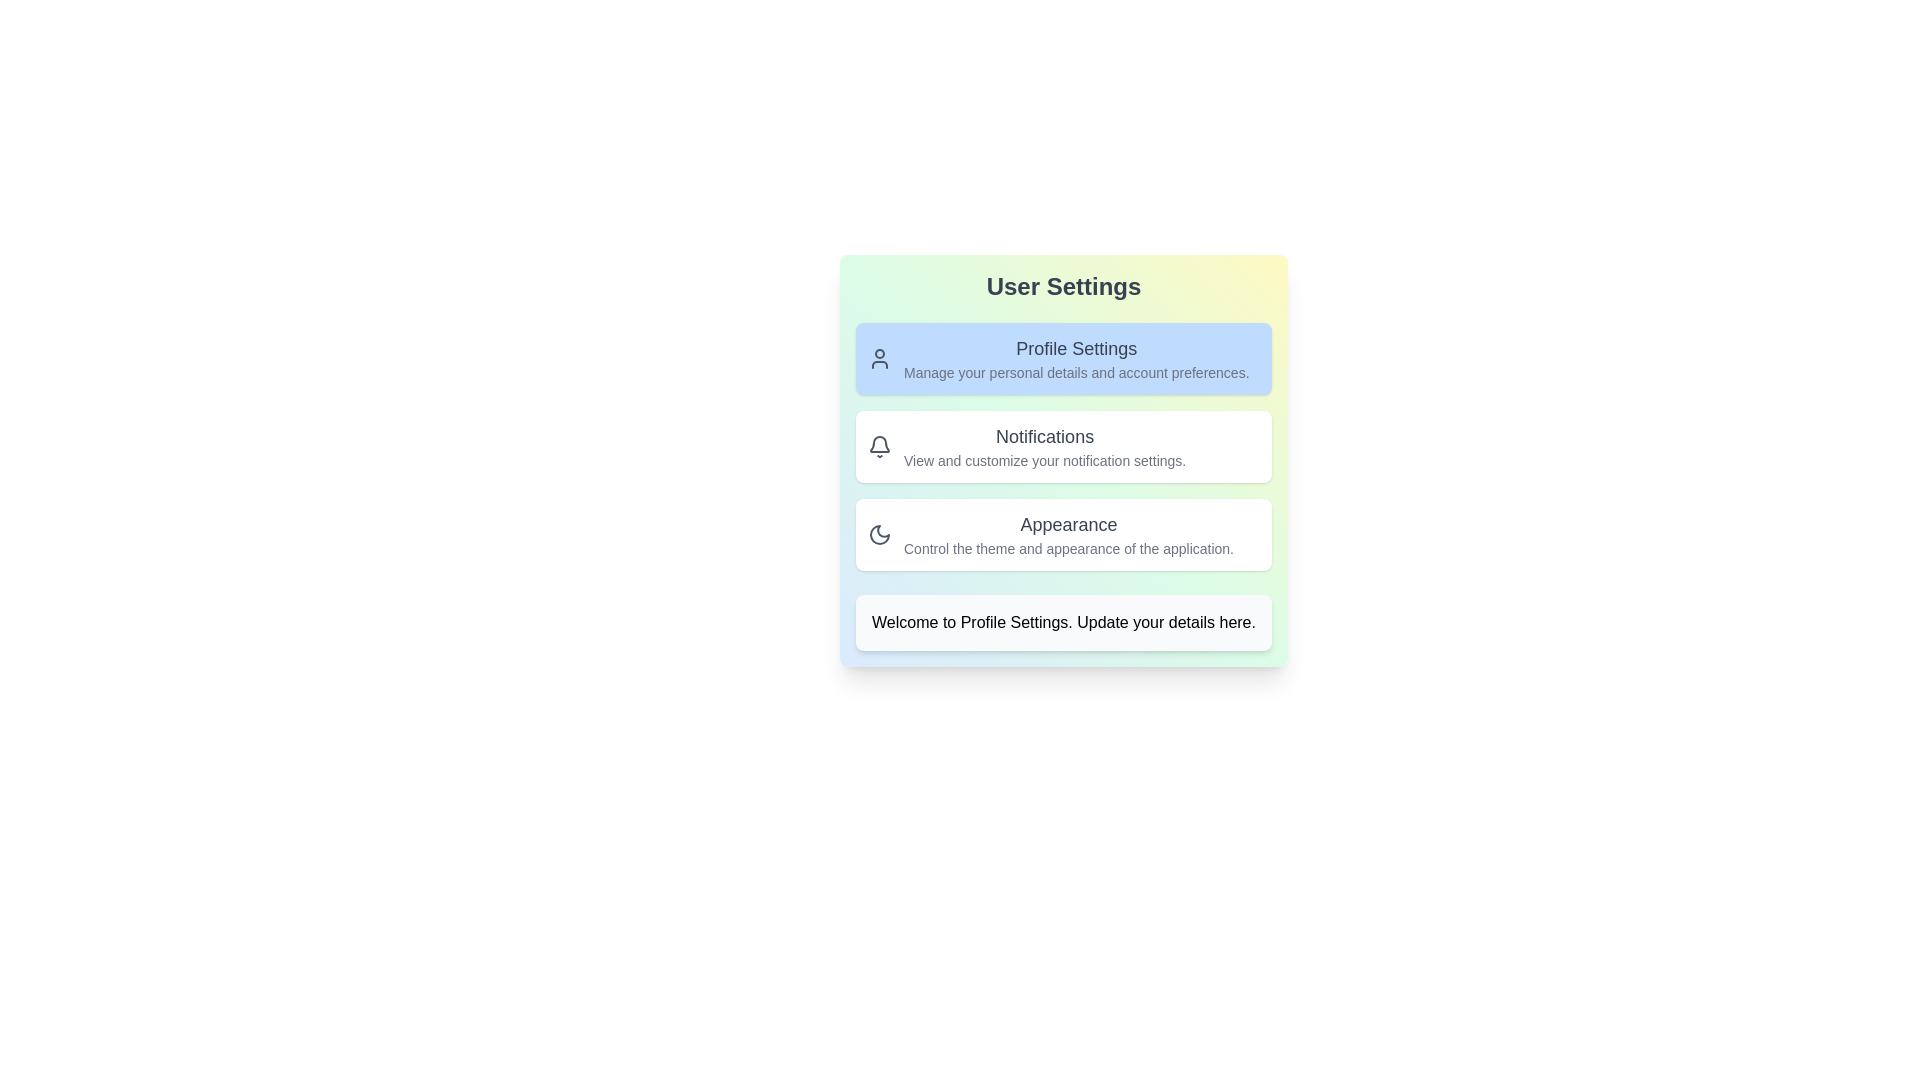 Image resolution: width=1920 pixels, height=1080 pixels. Describe the element at coordinates (1063, 446) in the screenshot. I see `the option 2 to highlight it` at that location.